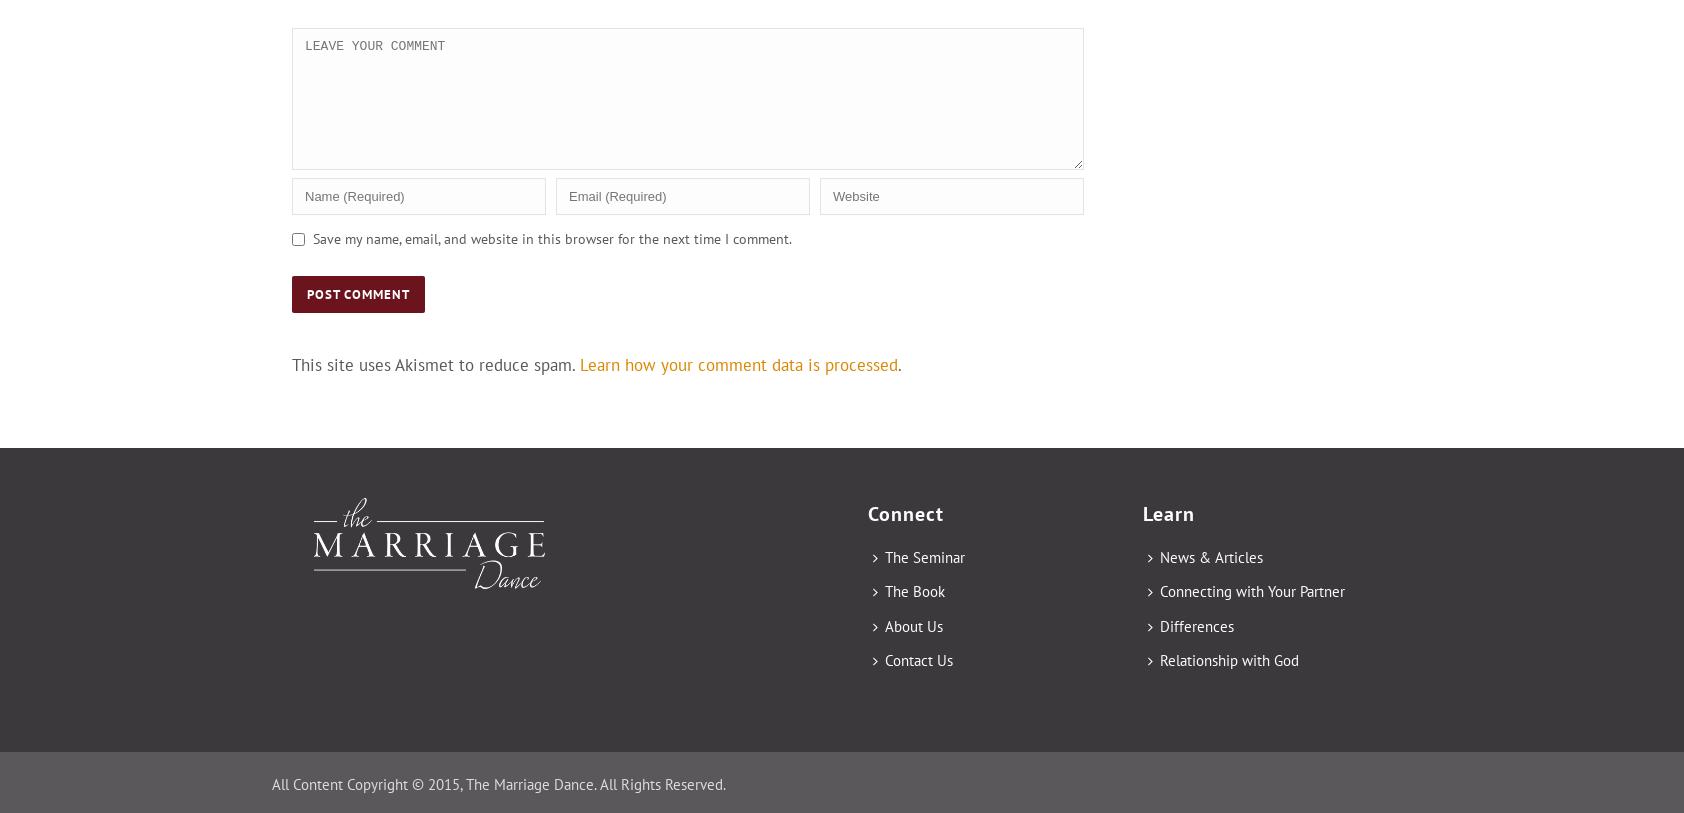 This screenshot has width=1684, height=813. Describe the element at coordinates (883, 591) in the screenshot. I see `'The Book'` at that location.